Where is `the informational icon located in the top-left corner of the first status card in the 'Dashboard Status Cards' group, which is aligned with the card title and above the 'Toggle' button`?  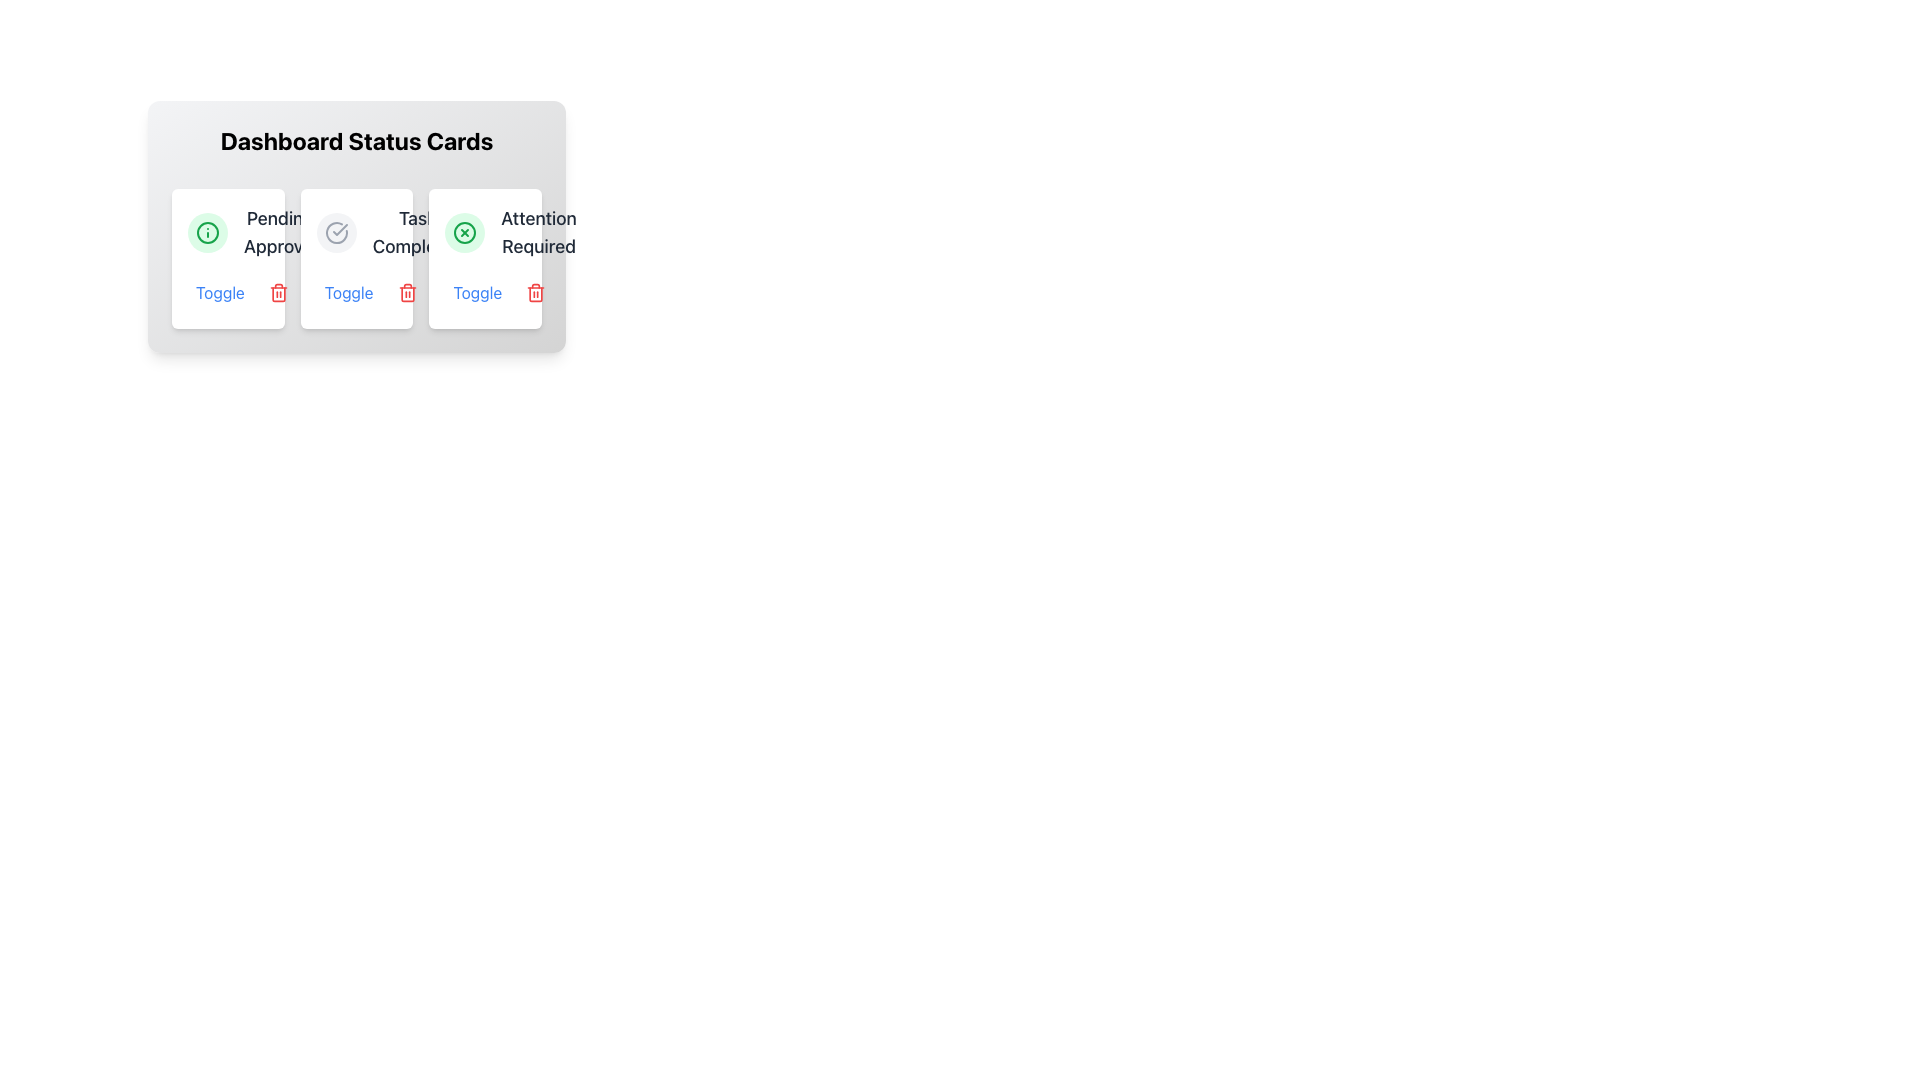
the informational icon located in the top-left corner of the first status card in the 'Dashboard Status Cards' group, which is aligned with the card title and above the 'Toggle' button is located at coordinates (207, 231).